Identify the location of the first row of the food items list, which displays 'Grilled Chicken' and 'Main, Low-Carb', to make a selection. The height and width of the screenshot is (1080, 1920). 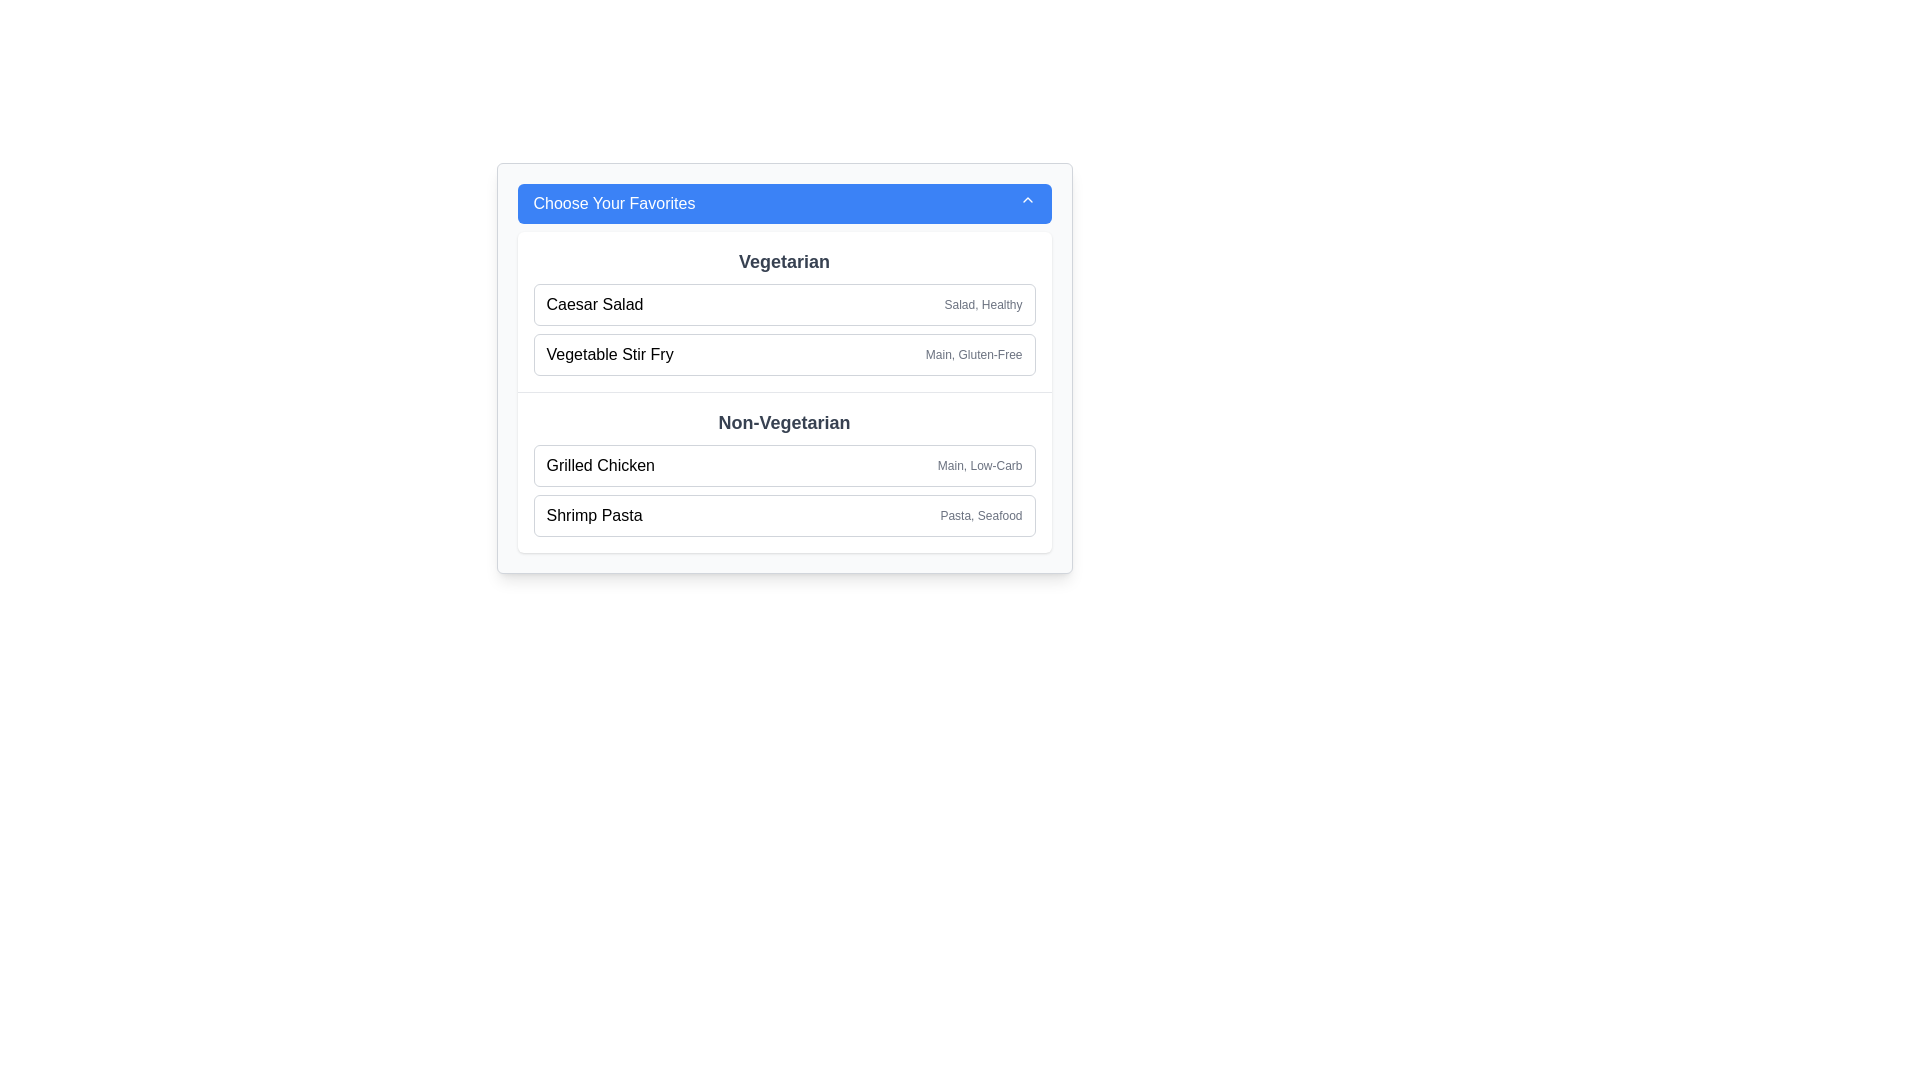
(783, 490).